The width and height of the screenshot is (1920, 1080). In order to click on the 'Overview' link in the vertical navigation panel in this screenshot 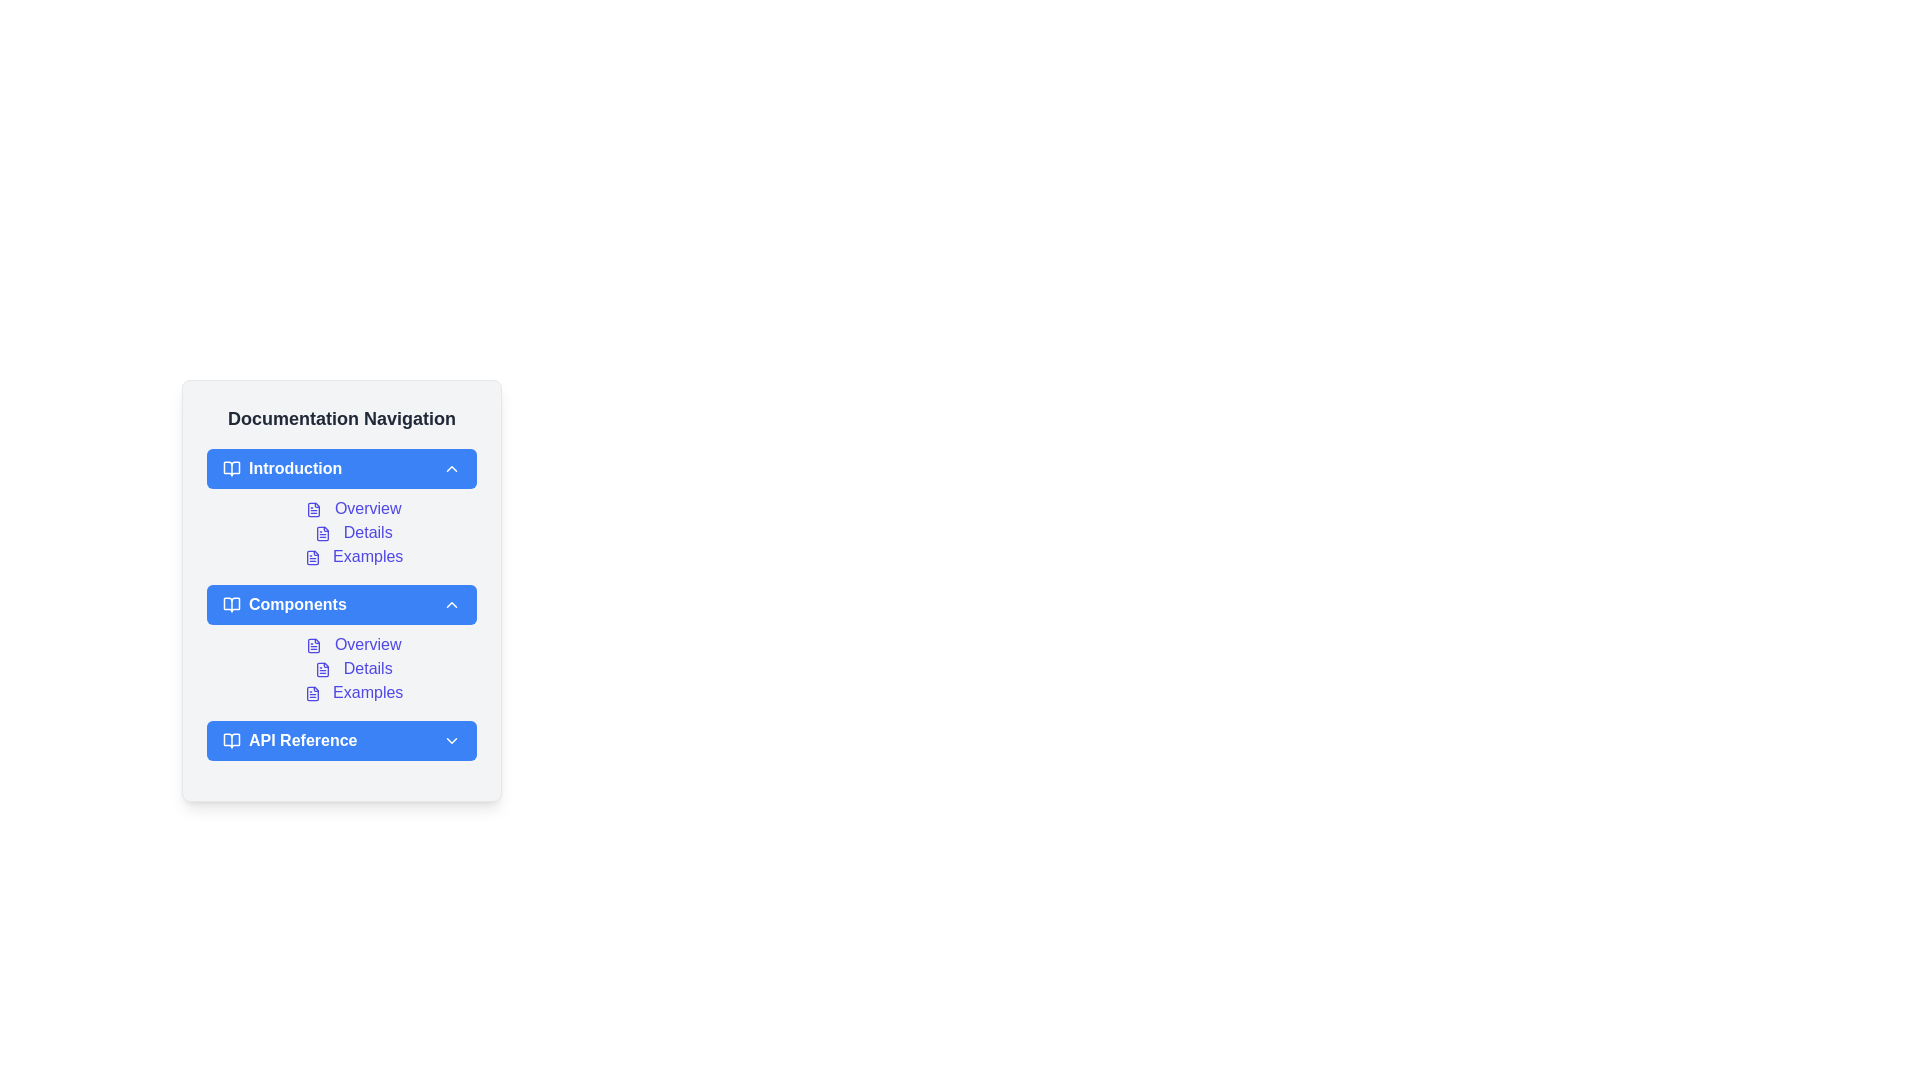, I will do `click(354, 508)`.